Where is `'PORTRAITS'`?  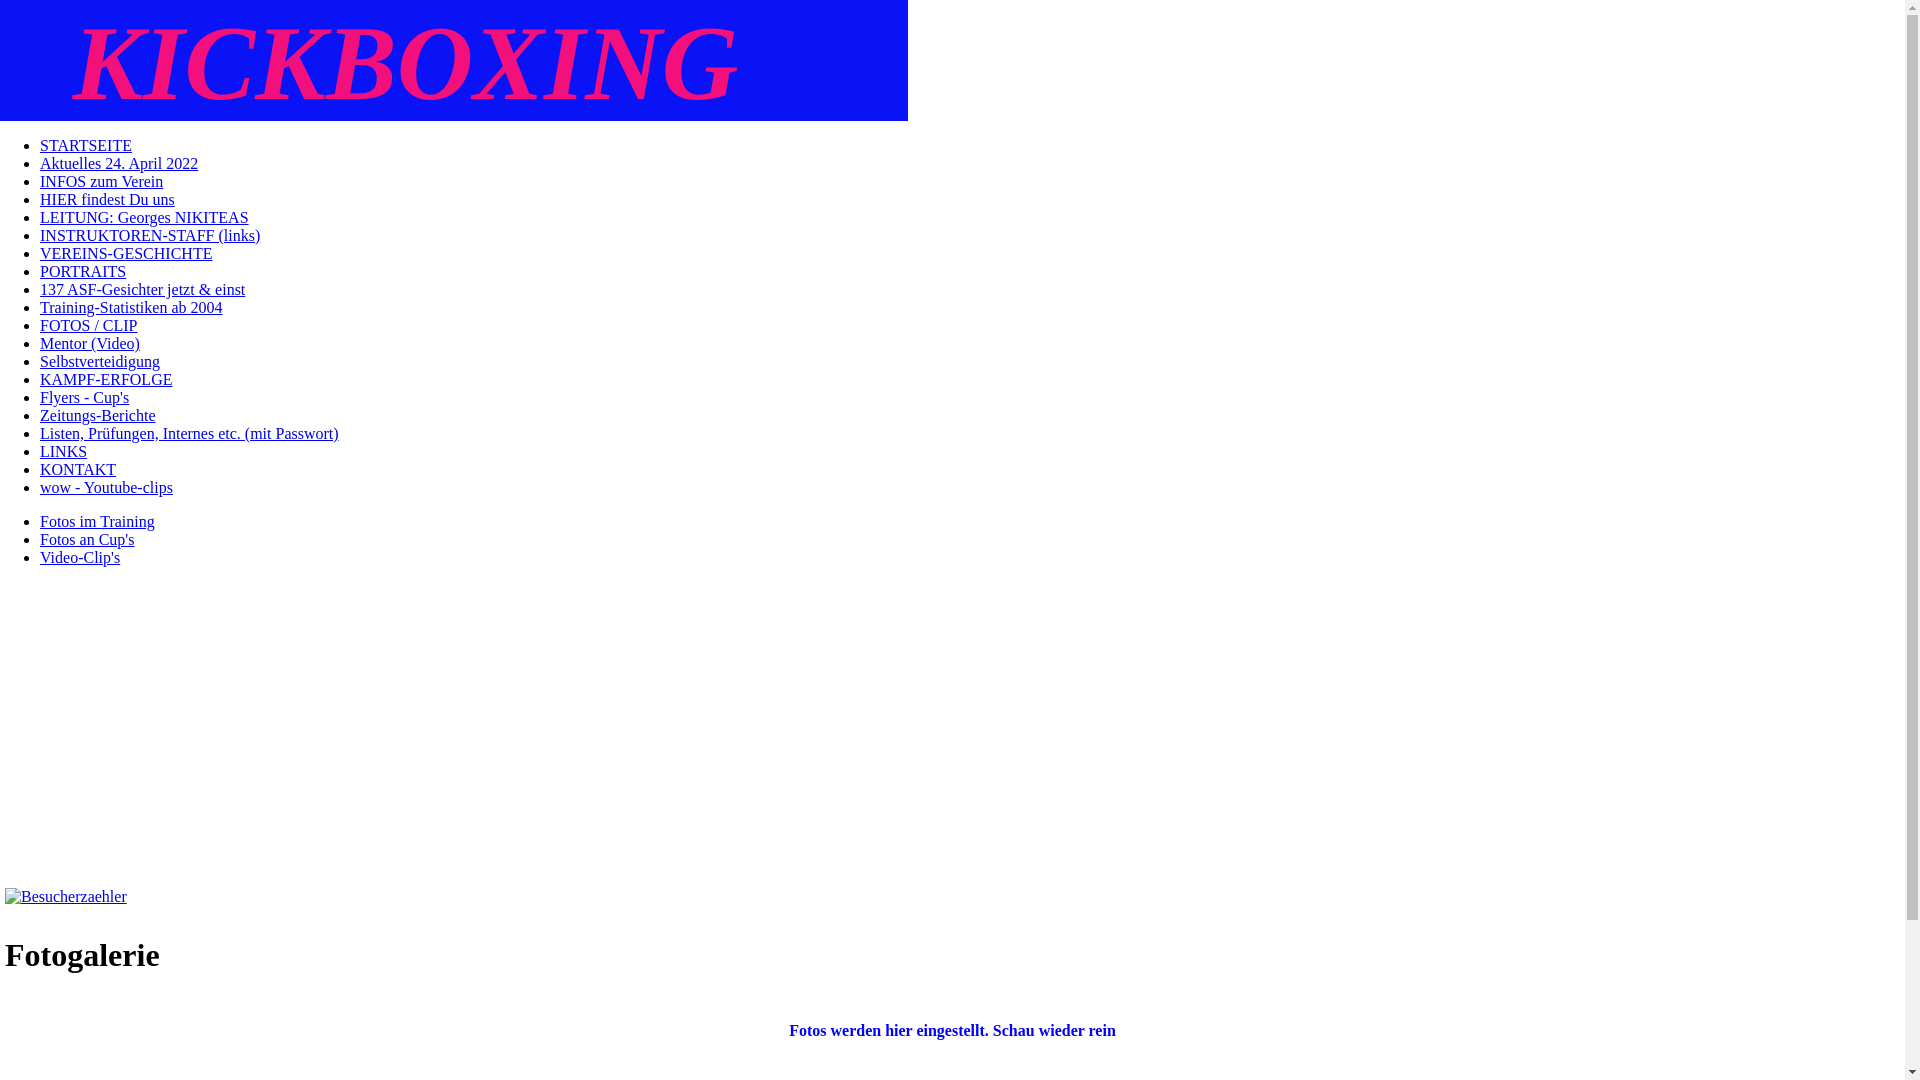 'PORTRAITS' is located at coordinates (81, 271).